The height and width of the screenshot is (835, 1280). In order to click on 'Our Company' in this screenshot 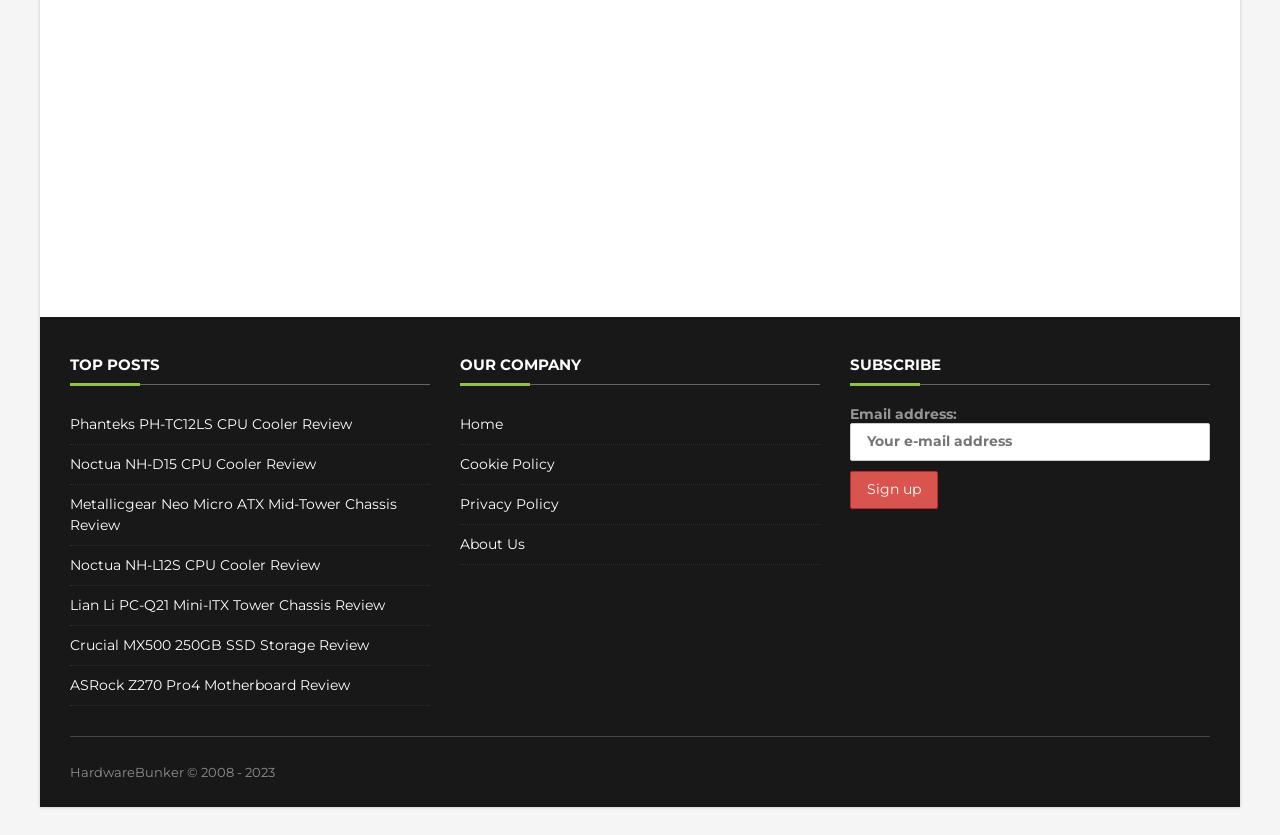, I will do `click(520, 363)`.